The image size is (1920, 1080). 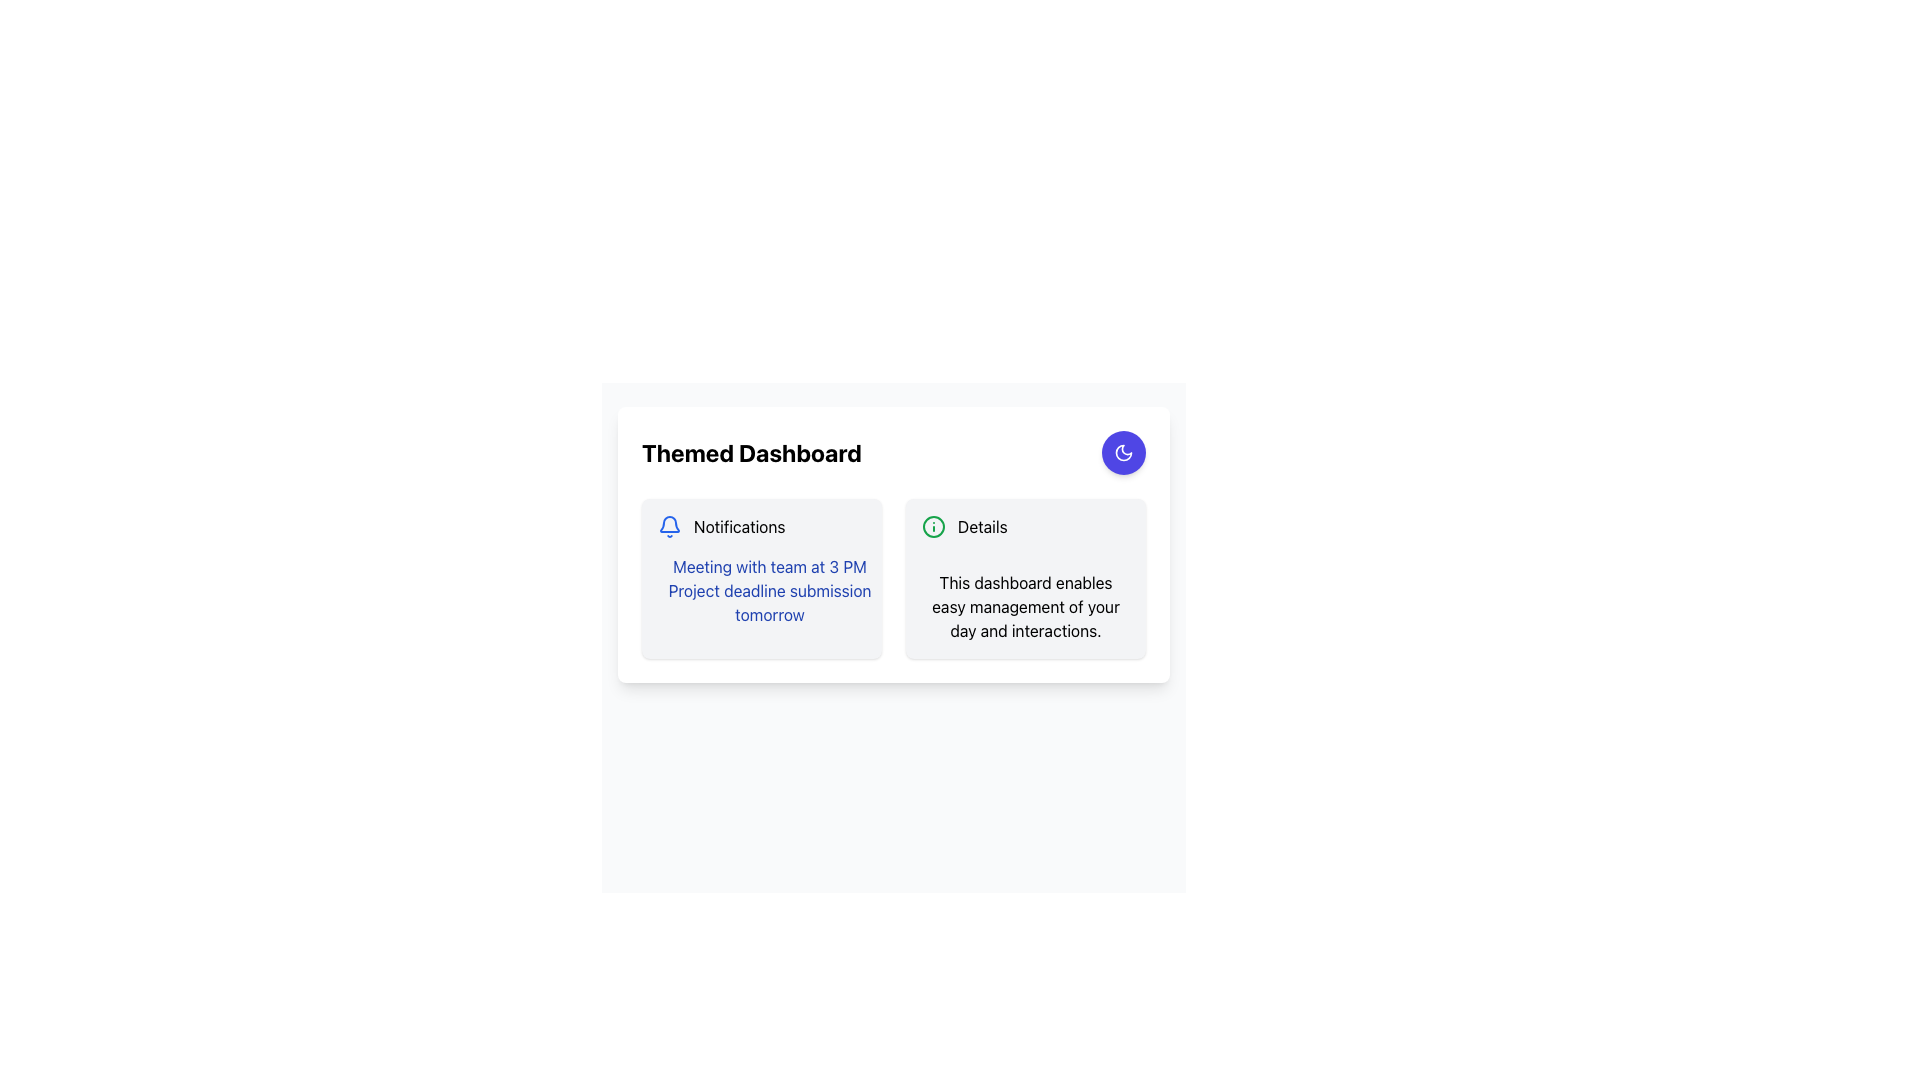 What do you see at coordinates (1123, 452) in the screenshot?
I see `the crescent moon icon within the circular button at the top-right corner of the interface` at bounding box center [1123, 452].